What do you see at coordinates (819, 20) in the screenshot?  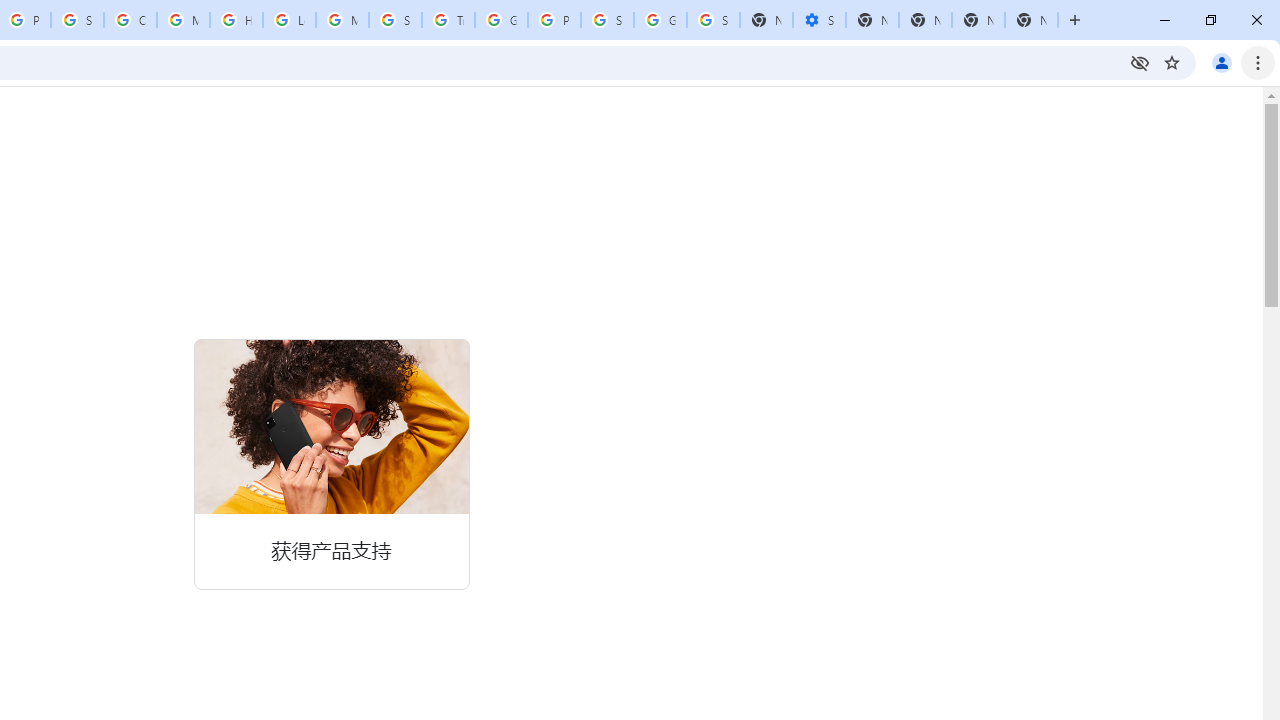 I see `'Settings - Performance'` at bounding box center [819, 20].